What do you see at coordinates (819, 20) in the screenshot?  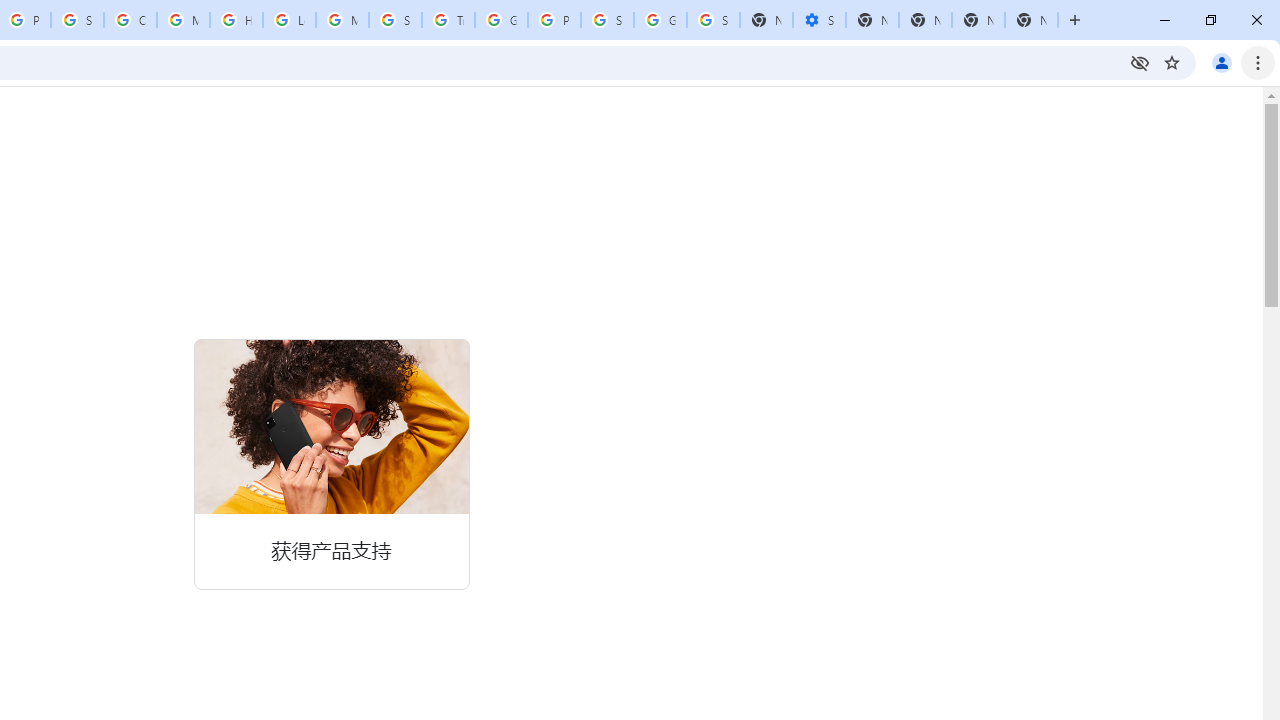 I see `'Settings - Performance'` at bounding box center [819, 20].